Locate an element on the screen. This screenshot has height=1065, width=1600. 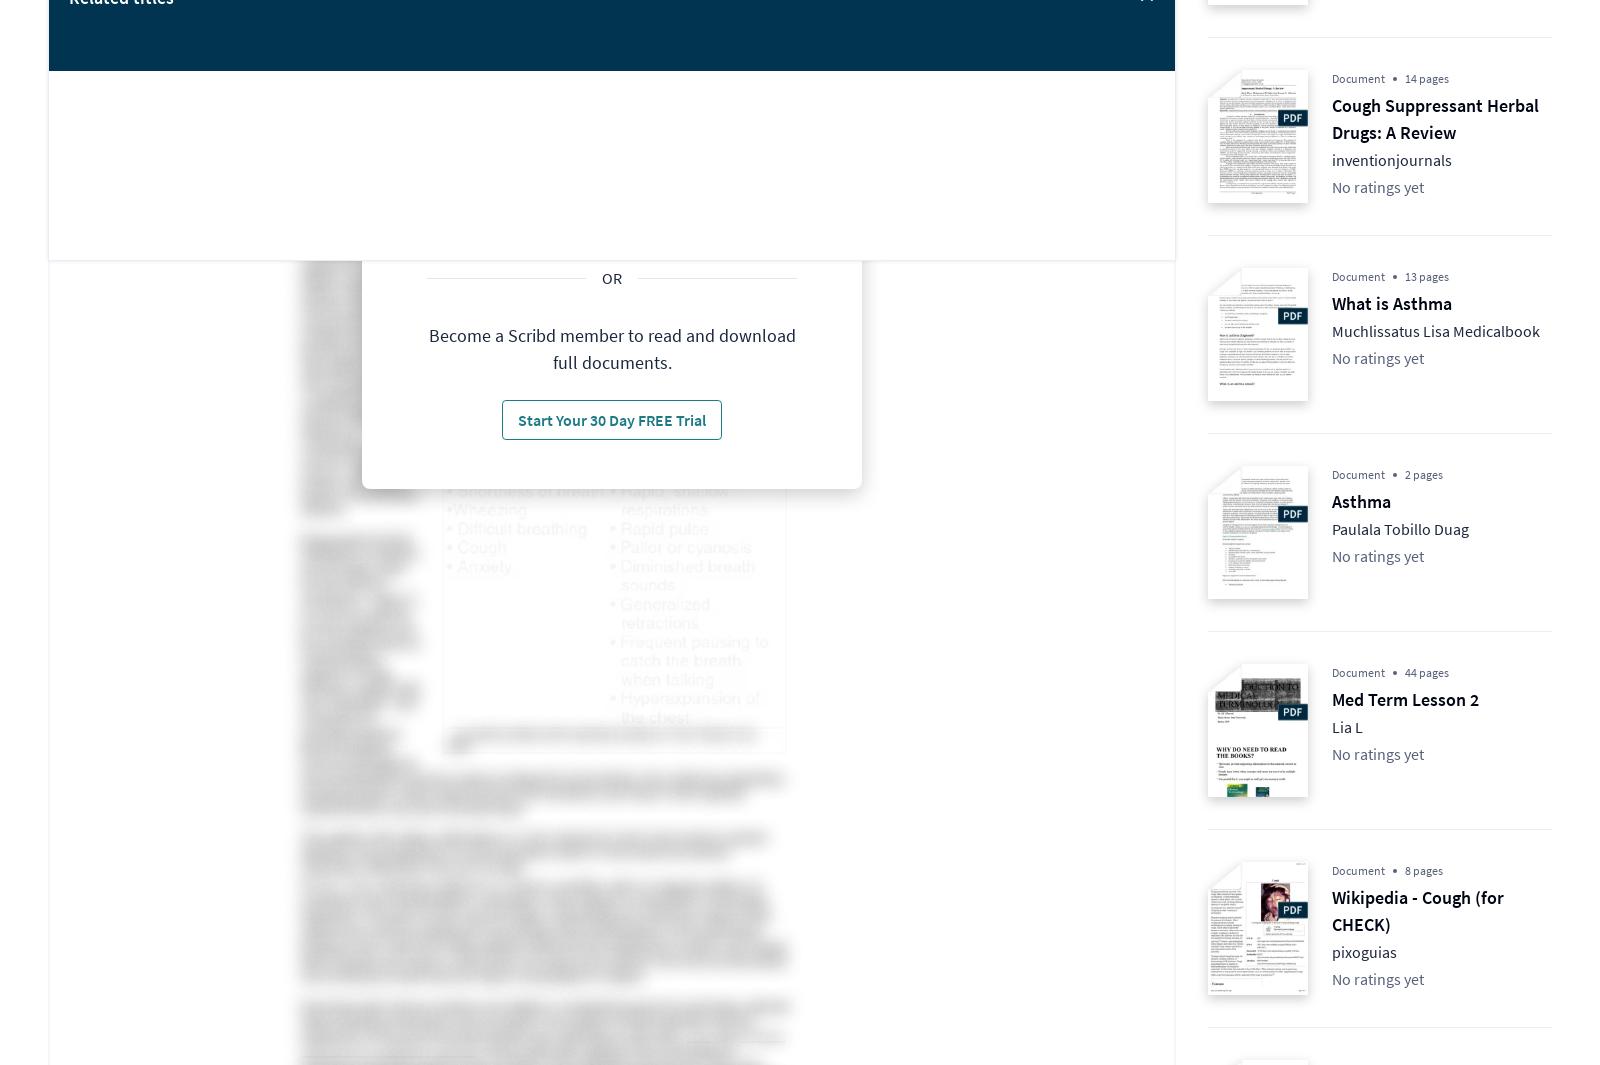
'2 pages' is located at coordinates (1424, 473).